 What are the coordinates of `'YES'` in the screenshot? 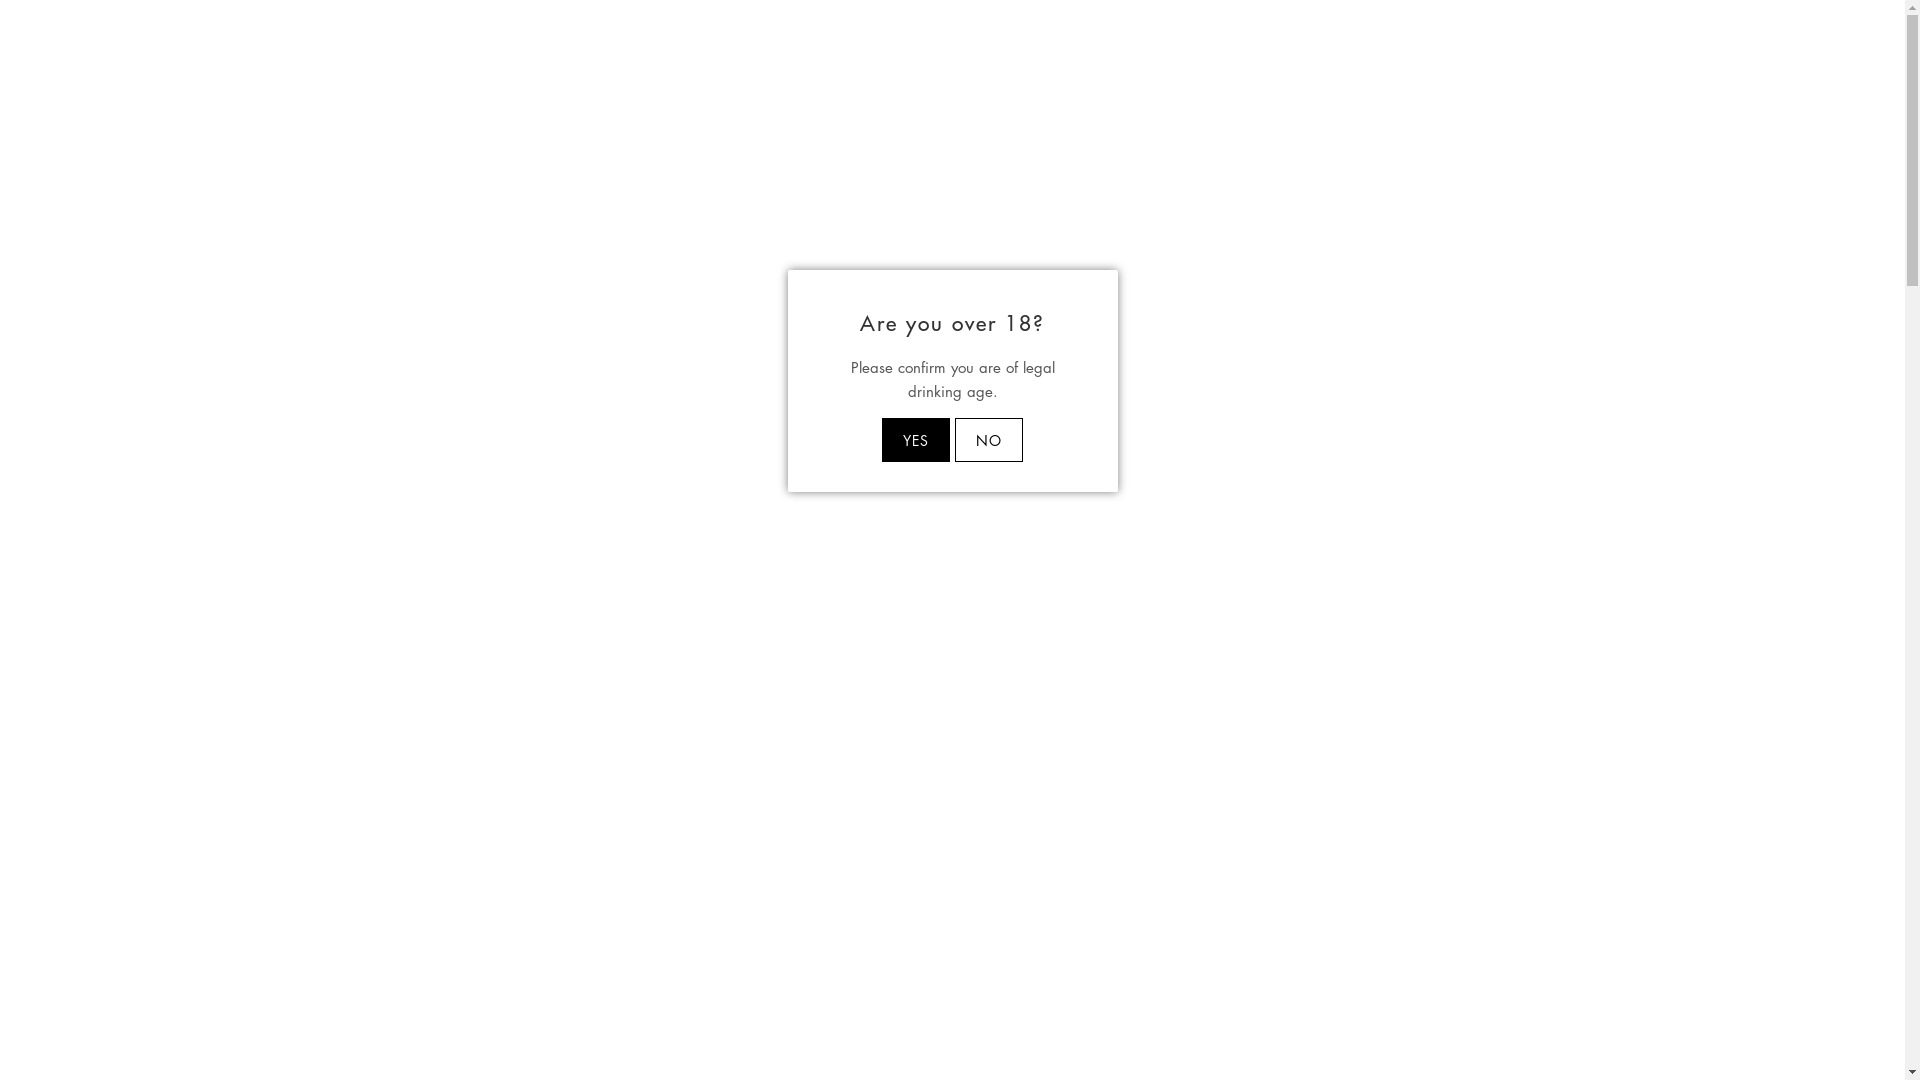 It's located at (915, 439).